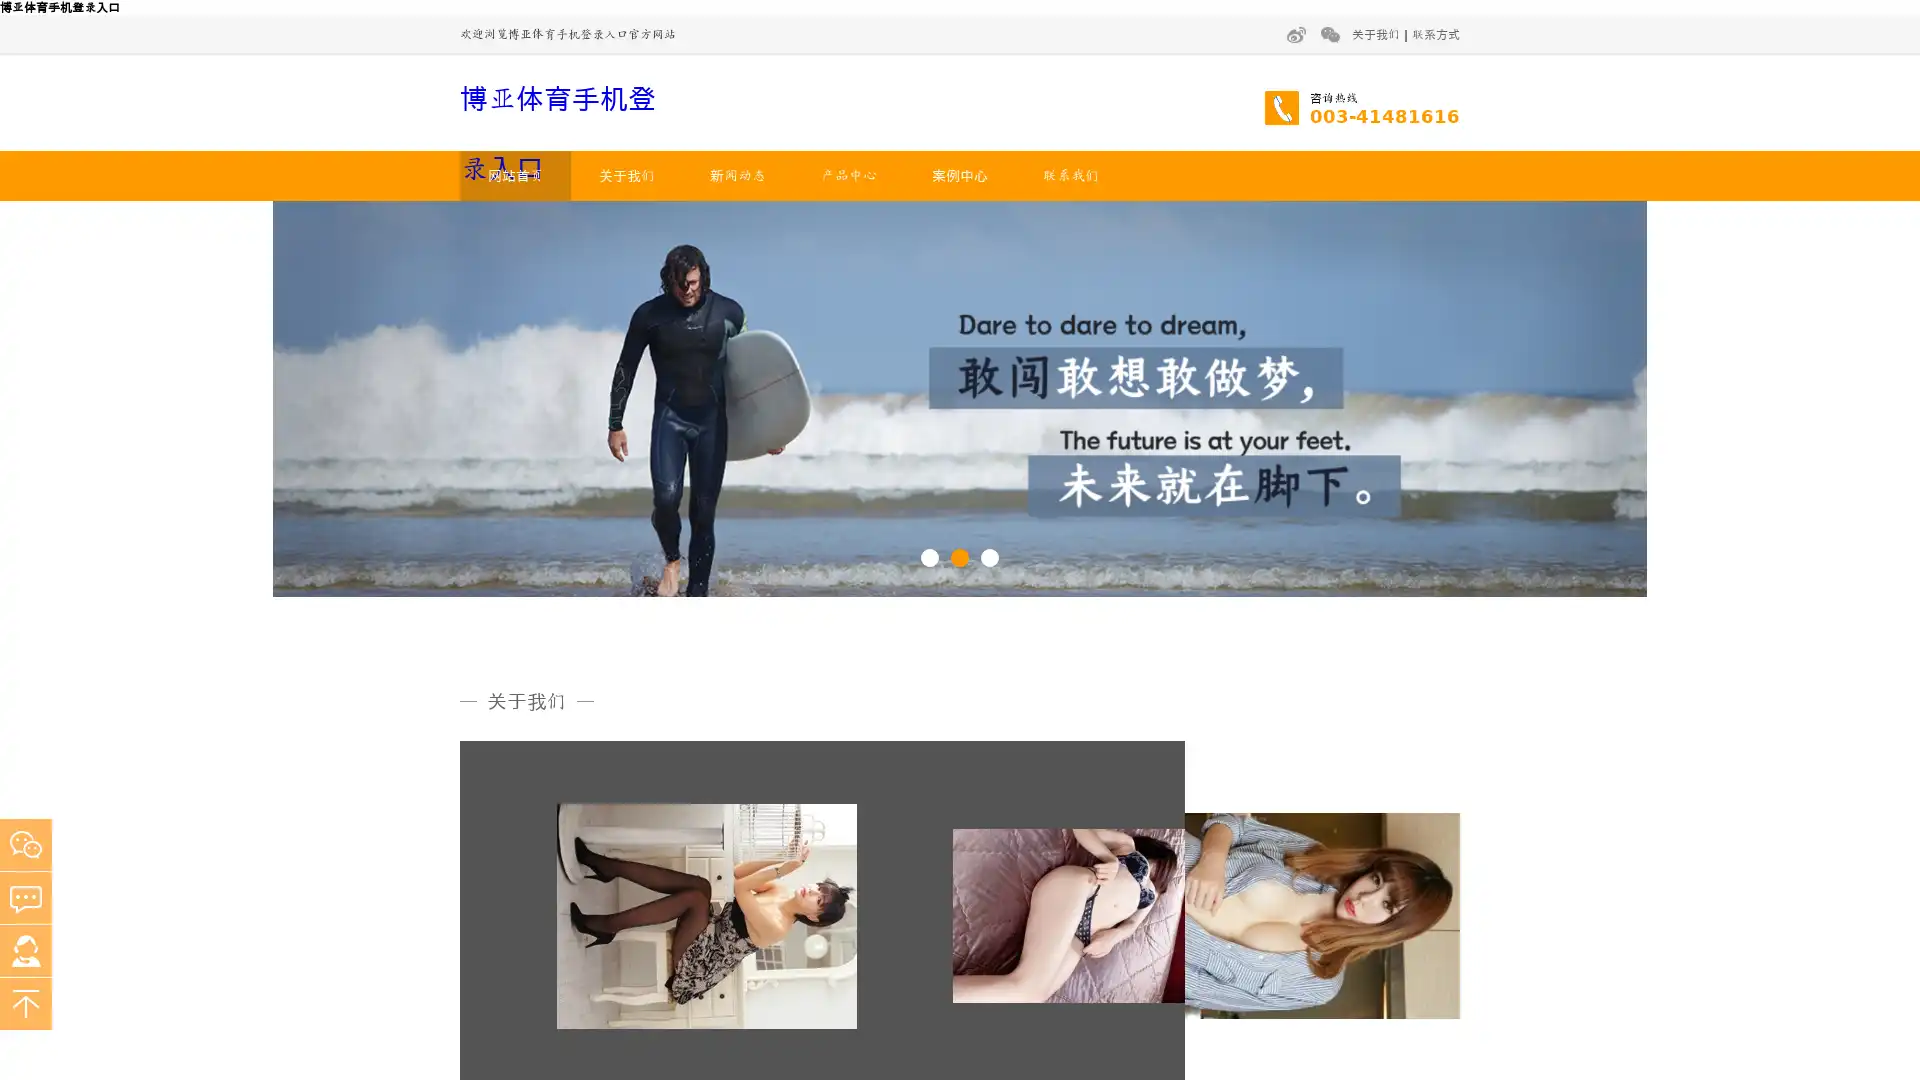  Describe the element at coordinates (929, 556) in the screenshot. I see `1` at that location.